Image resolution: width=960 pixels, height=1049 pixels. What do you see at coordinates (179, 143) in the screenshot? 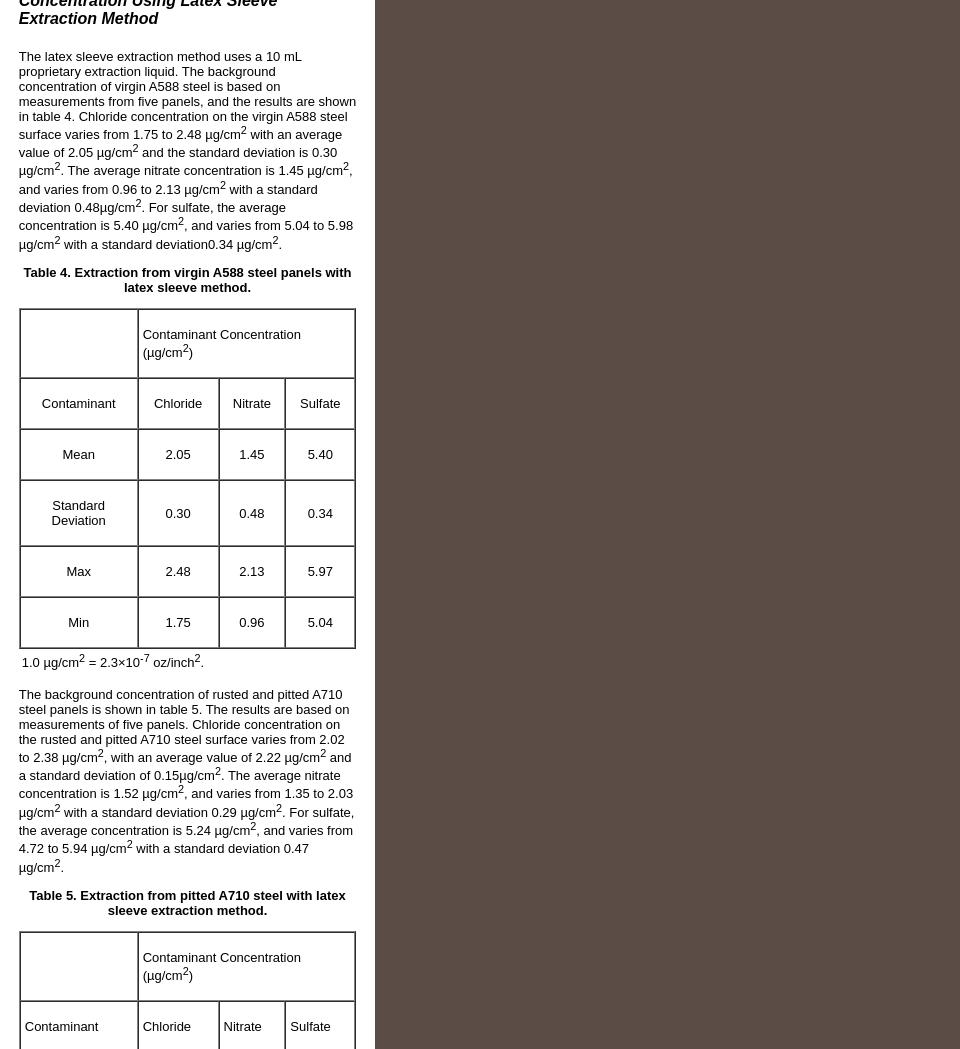
I see `'with an average value of 2.05 µg/cm'` at bounding box center [179, 143].